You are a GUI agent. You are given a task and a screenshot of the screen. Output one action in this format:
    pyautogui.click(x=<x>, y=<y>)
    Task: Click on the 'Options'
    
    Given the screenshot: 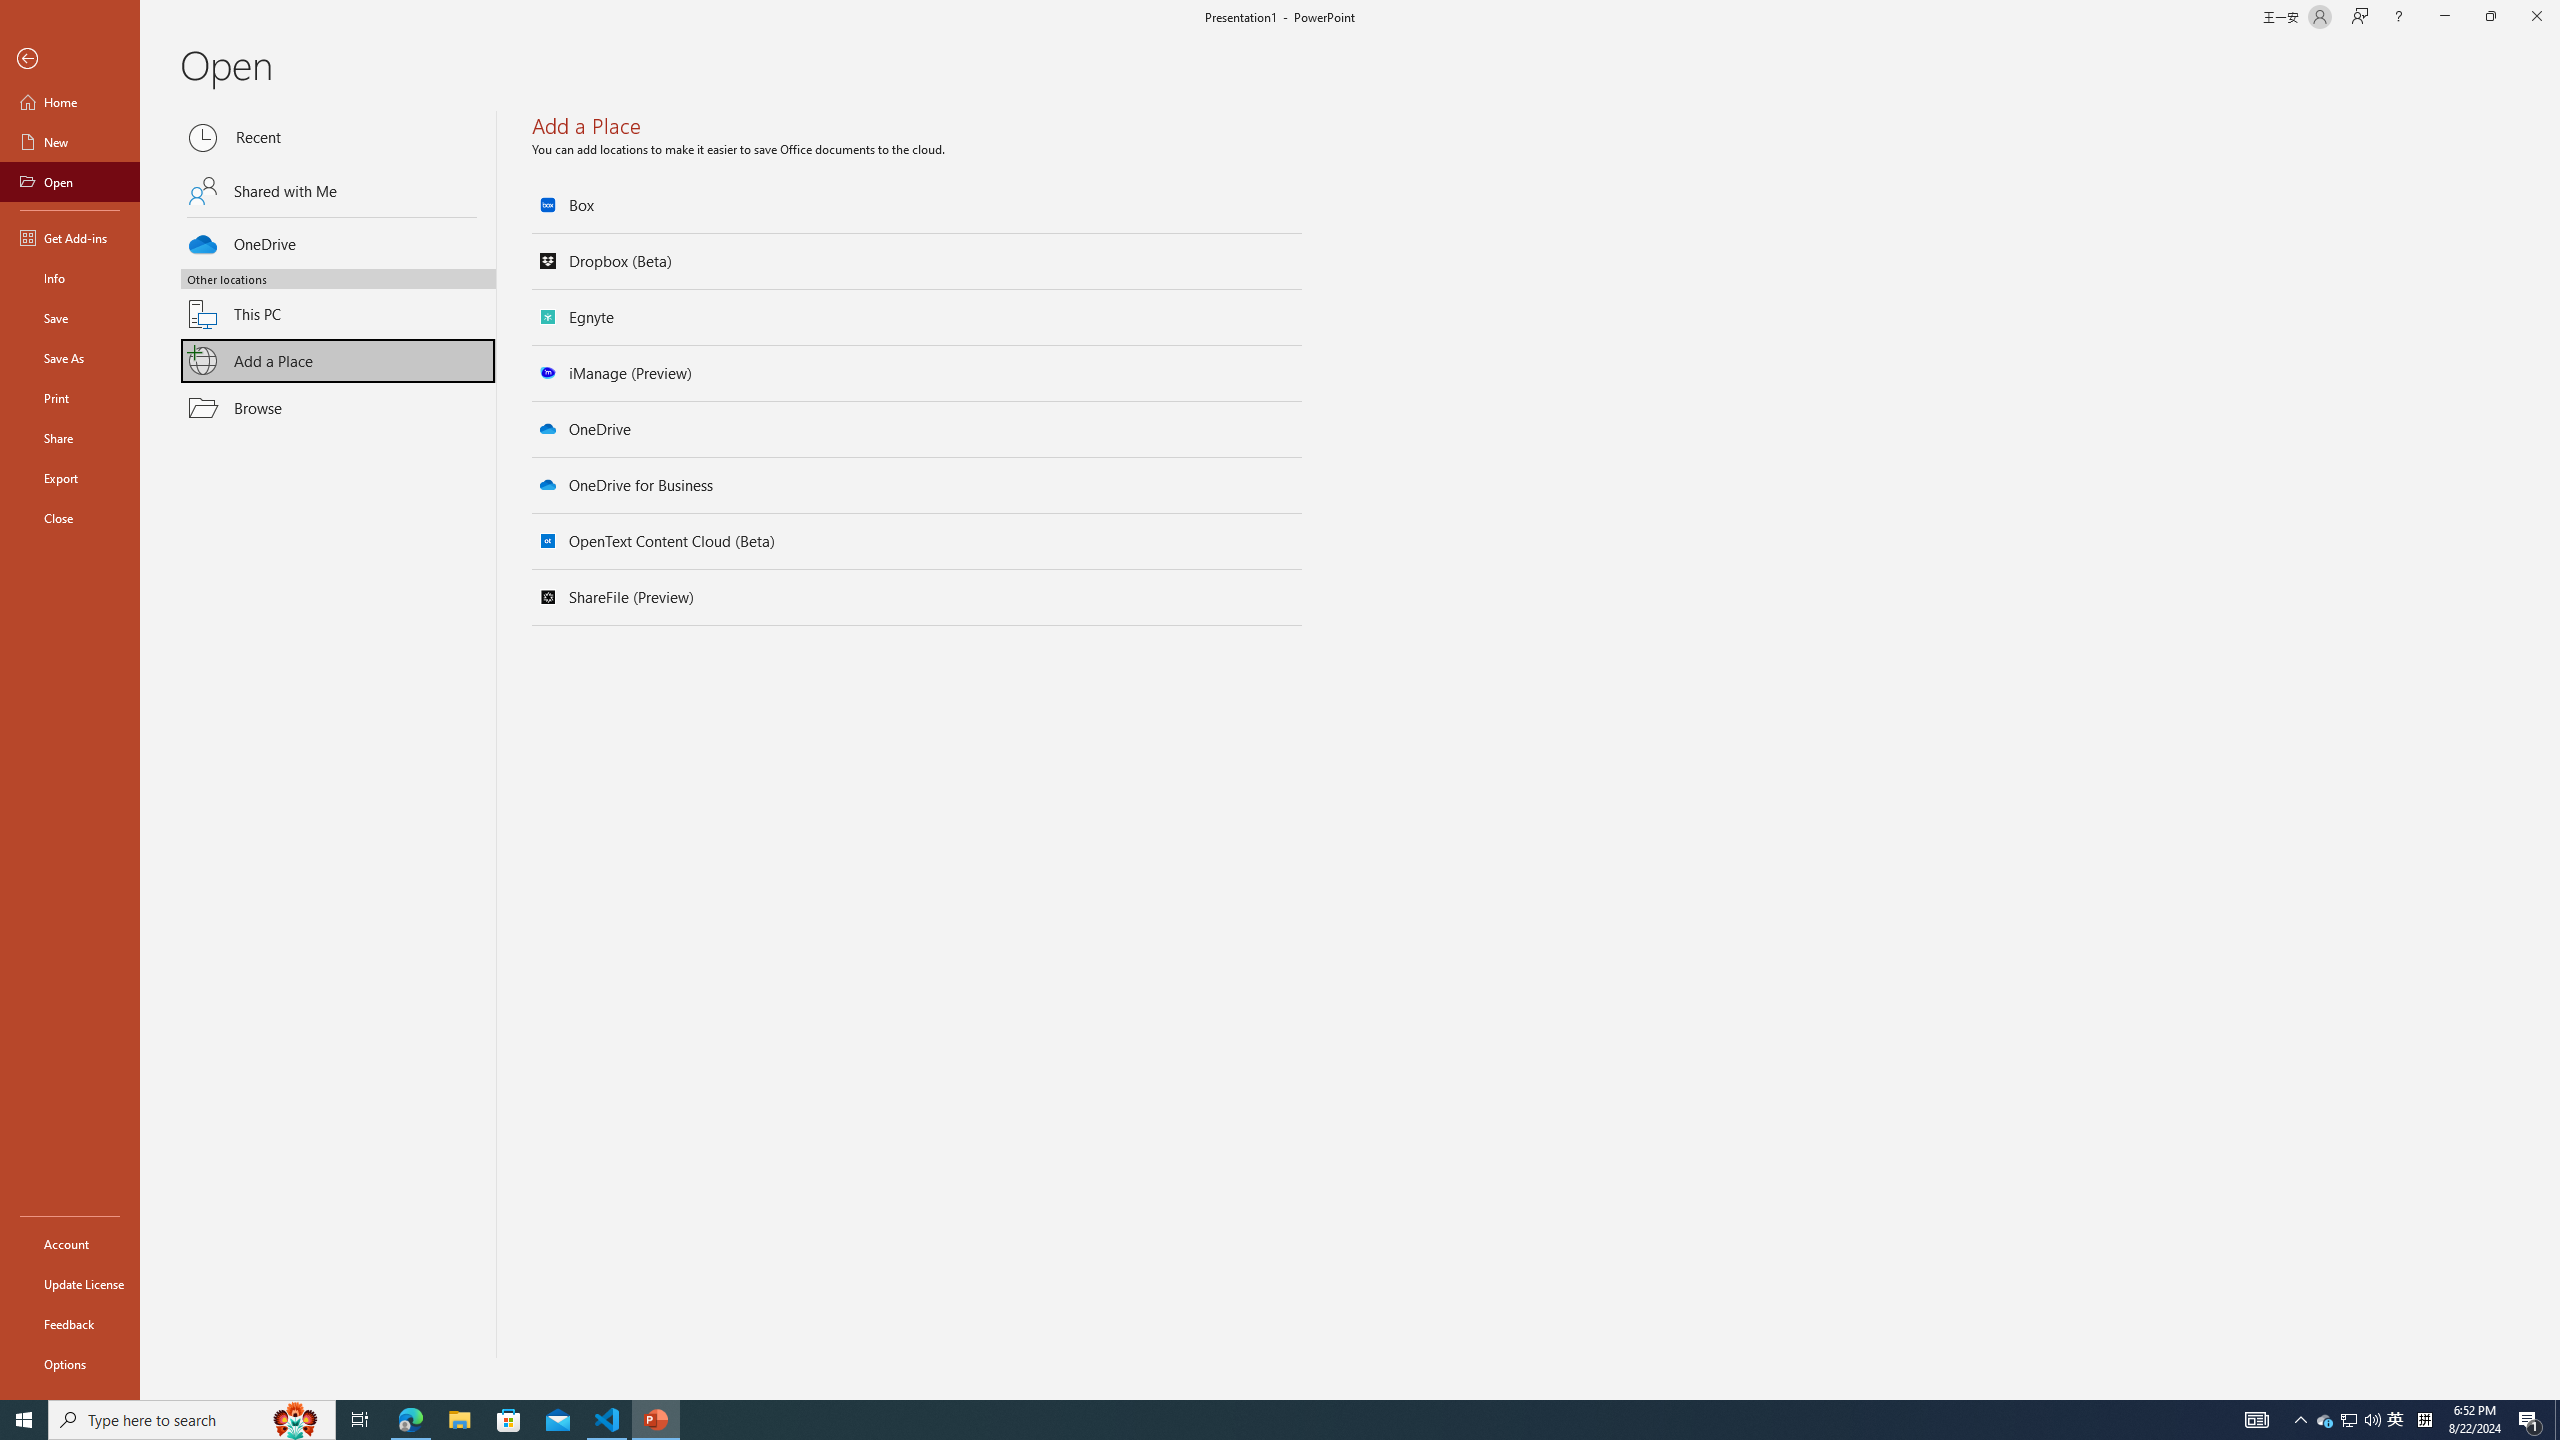 What is the action you would take?
    pyautogui.click(x=69, y=1363)
    